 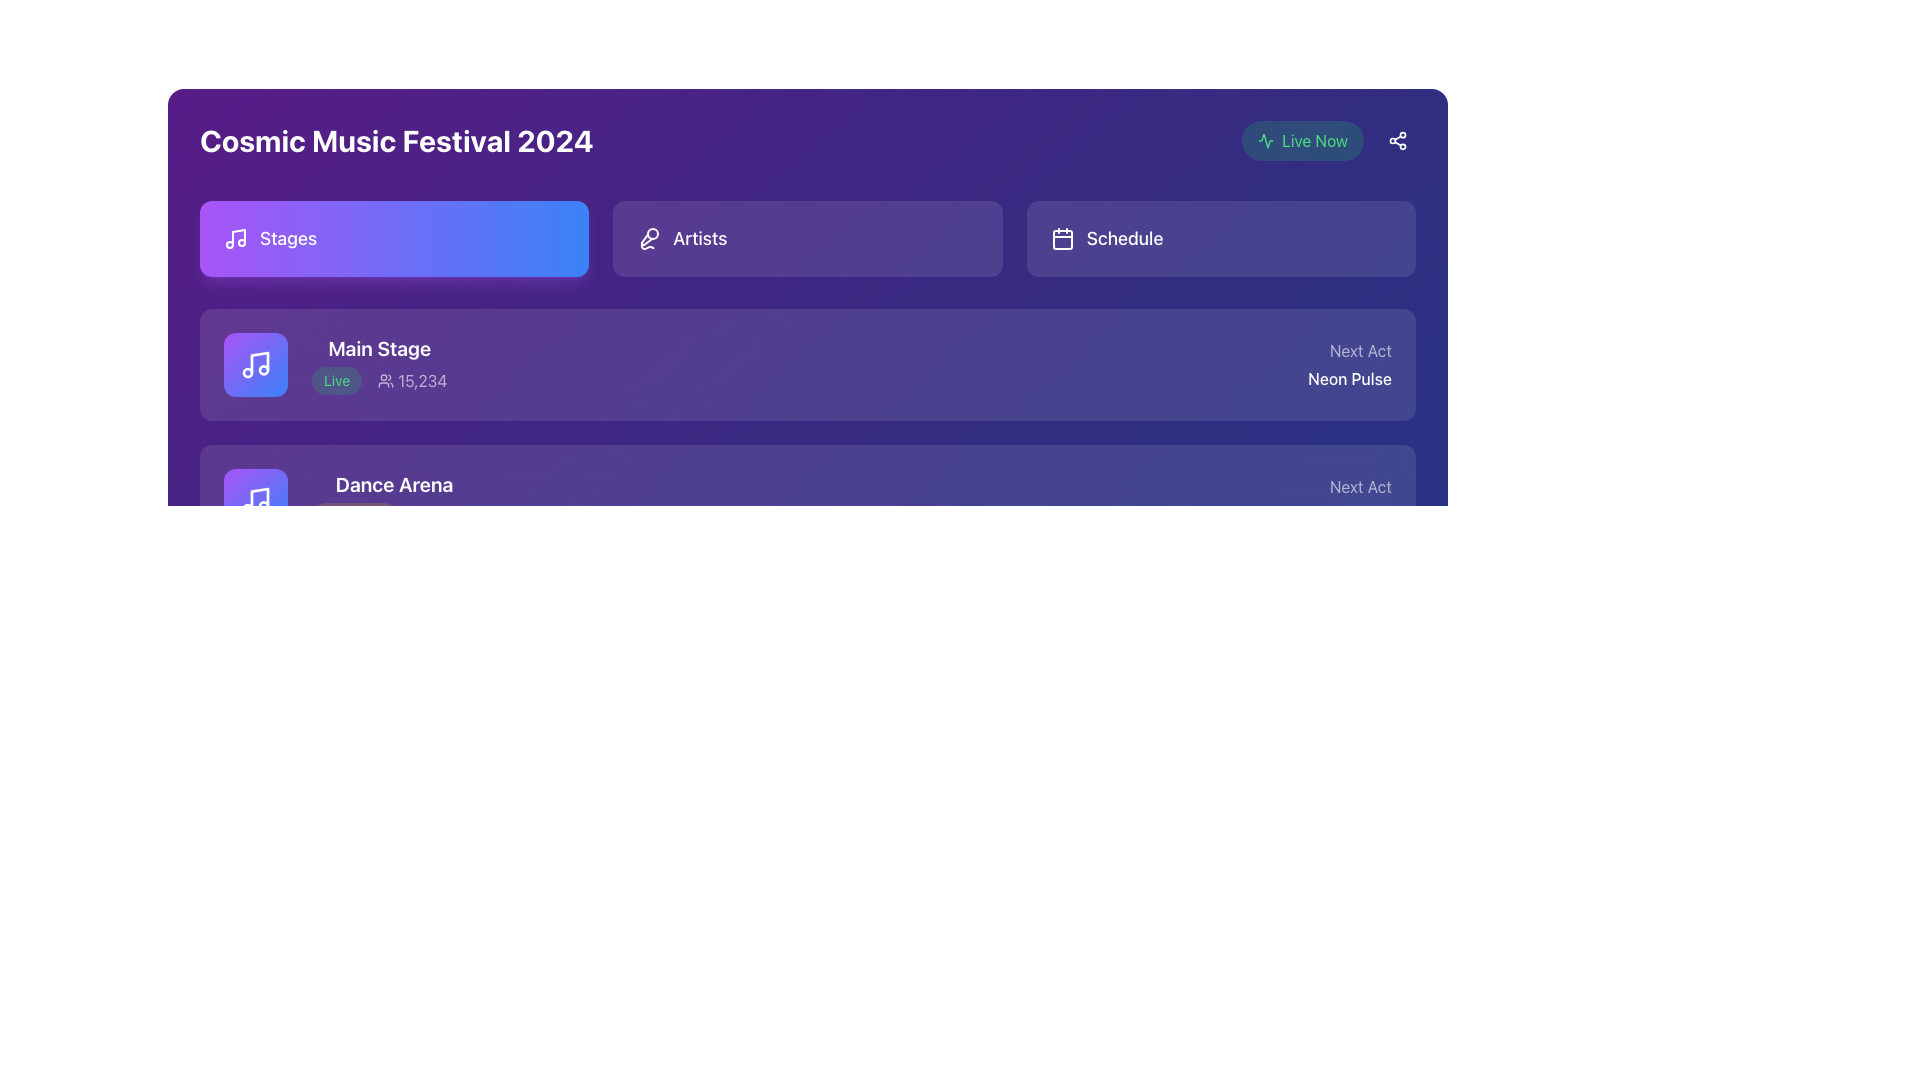 I want to click on the 'Dance Arena' icon representing the stage in the Cosmic Music Festival 2024 interface, located to the left of the 'Dance Arena' text, so click(x=254, y=500).